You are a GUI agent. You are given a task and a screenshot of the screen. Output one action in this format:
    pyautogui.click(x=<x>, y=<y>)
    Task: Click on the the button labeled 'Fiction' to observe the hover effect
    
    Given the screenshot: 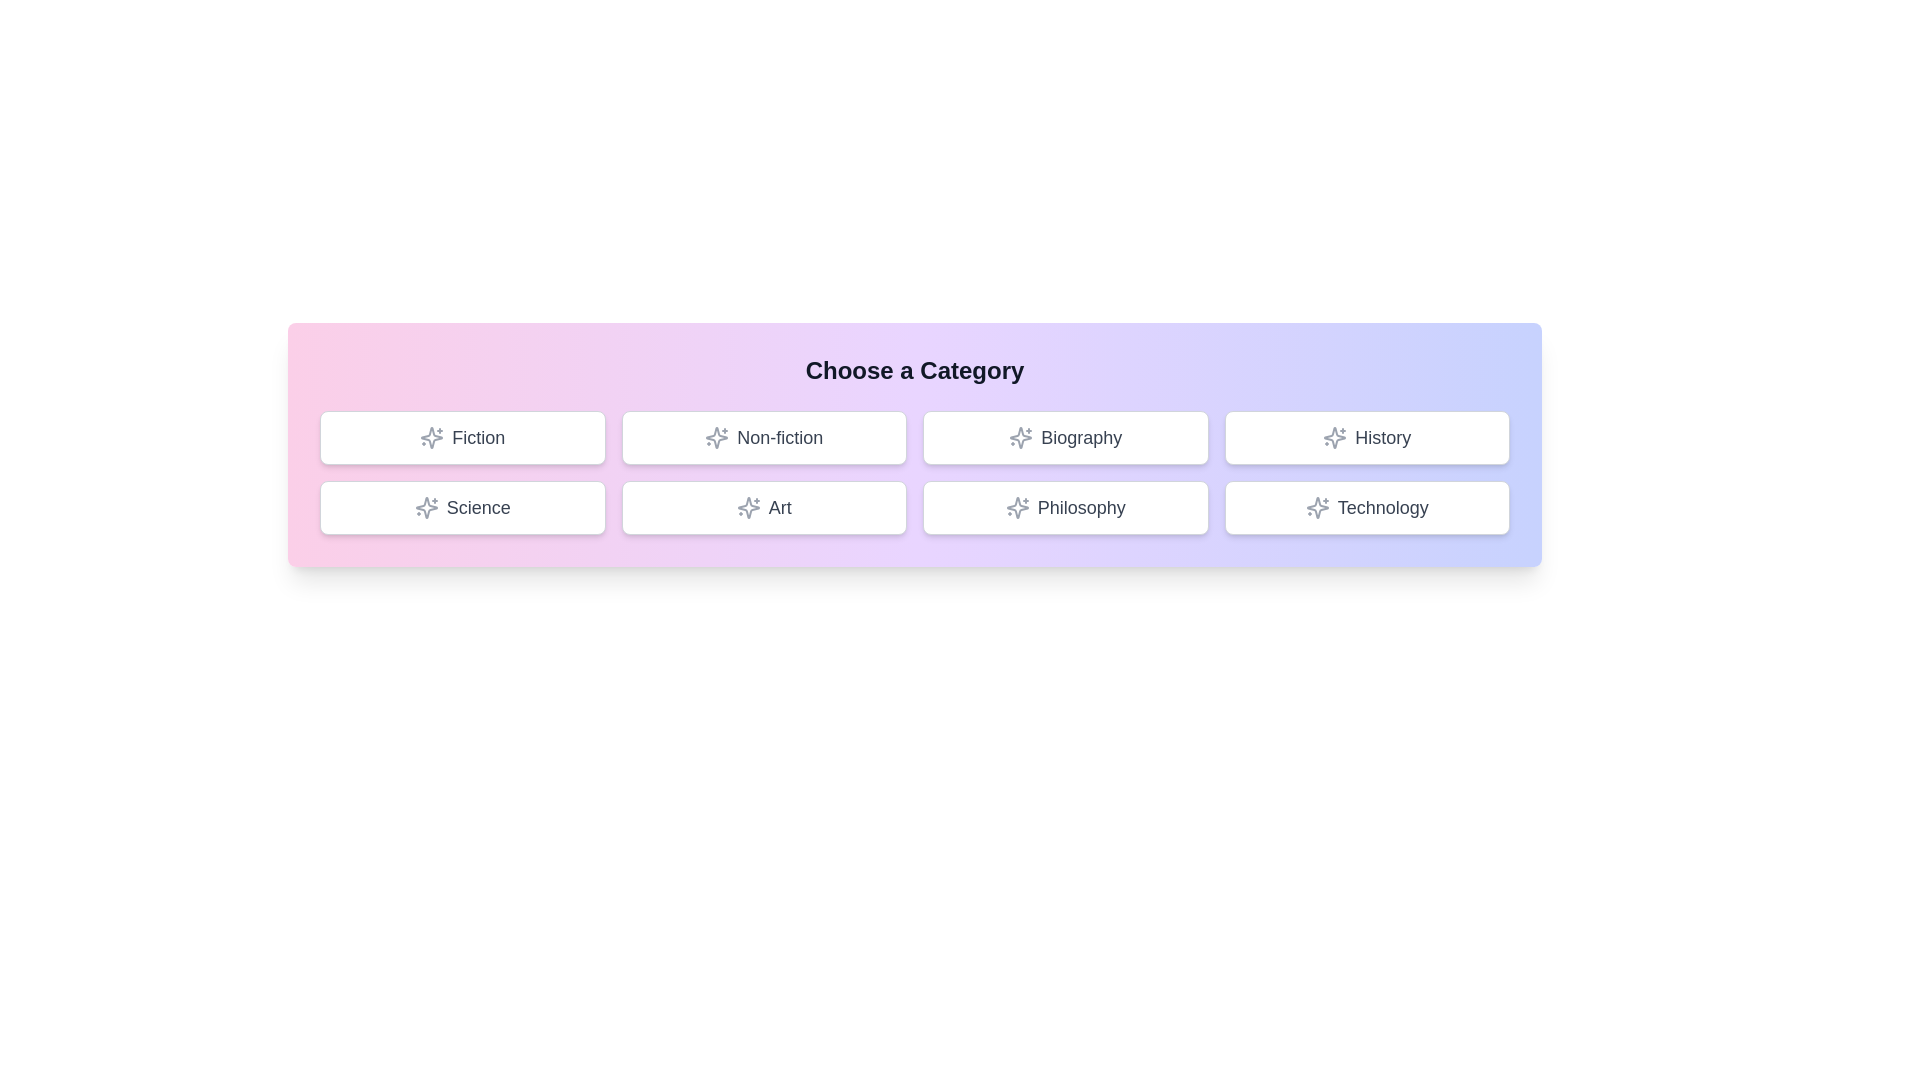 What is the action you would take?
    pyautogui.click(x=461, y=437)
    